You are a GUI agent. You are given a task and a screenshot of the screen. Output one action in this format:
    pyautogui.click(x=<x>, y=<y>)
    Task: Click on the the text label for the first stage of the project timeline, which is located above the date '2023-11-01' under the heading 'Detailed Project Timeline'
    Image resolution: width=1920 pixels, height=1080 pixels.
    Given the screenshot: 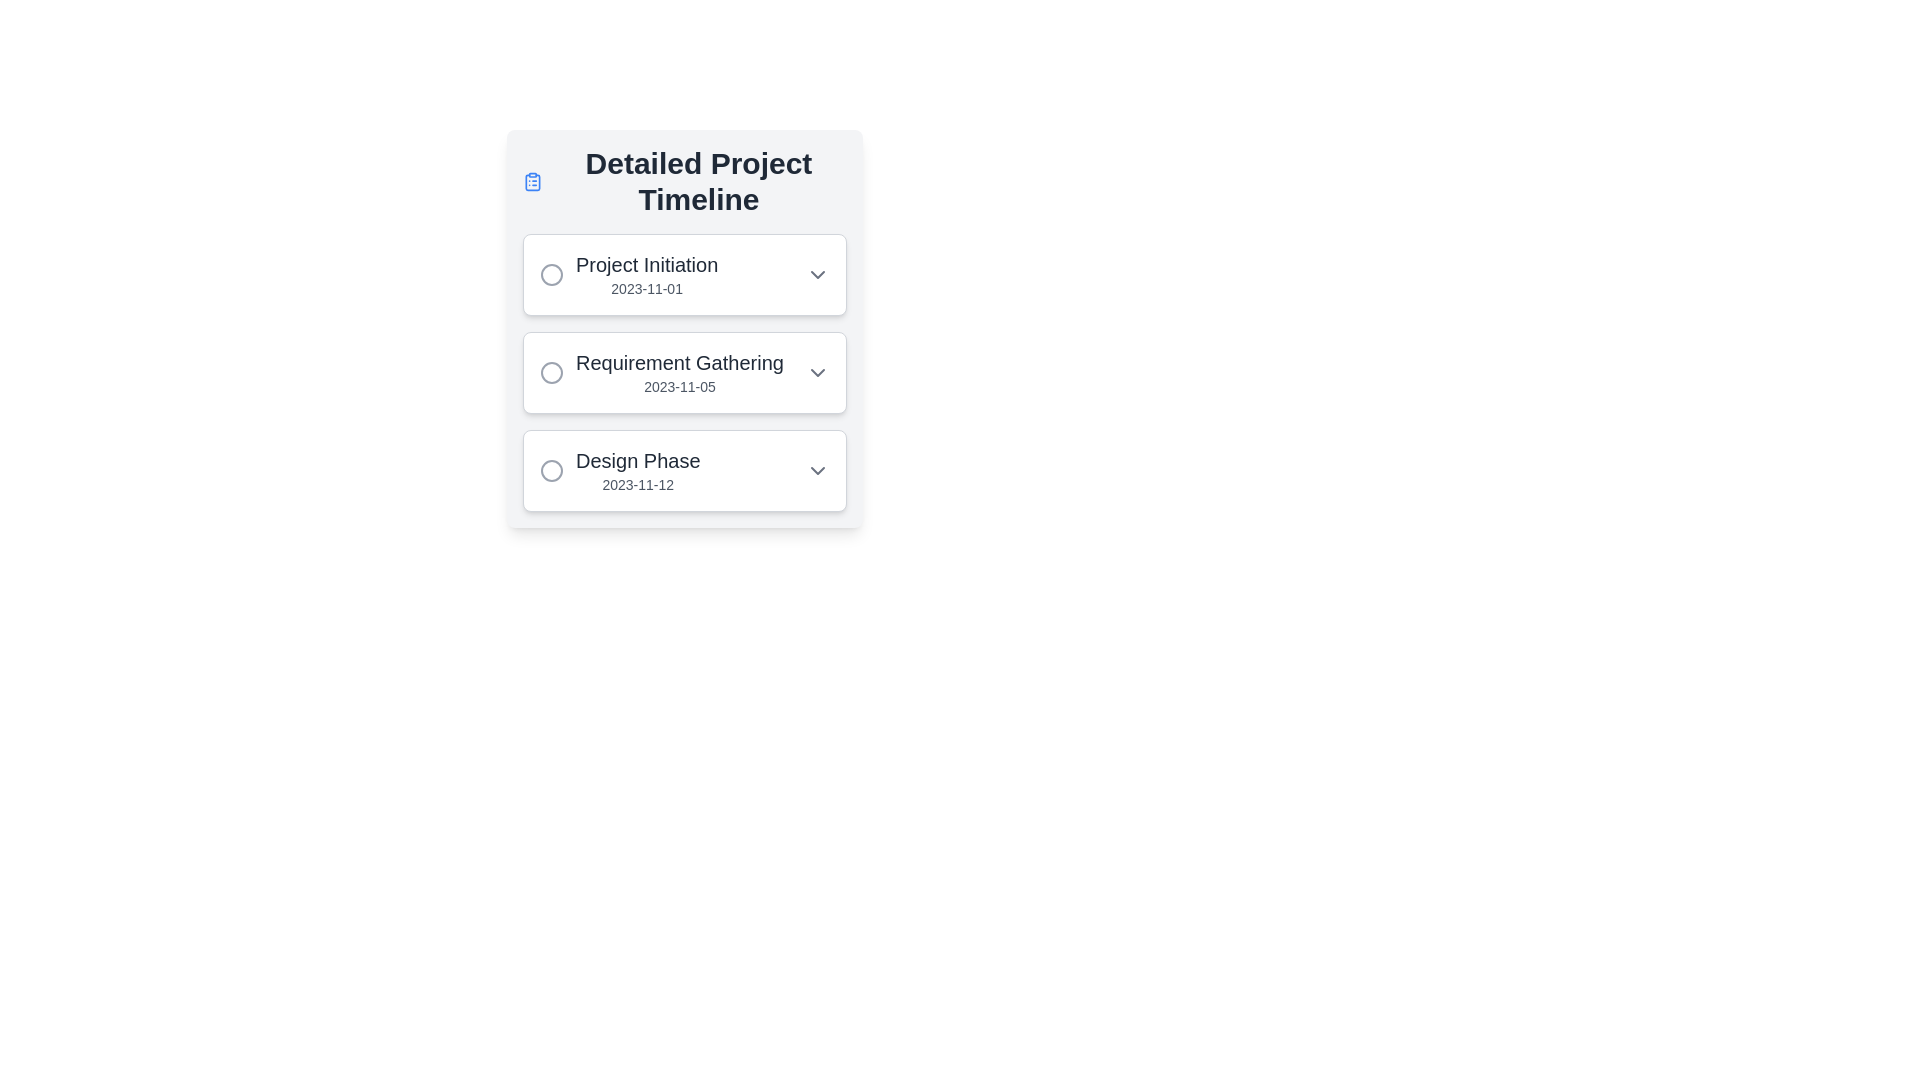 What is the action you would take?
    pyautogui.click(x=647, y=264)
    